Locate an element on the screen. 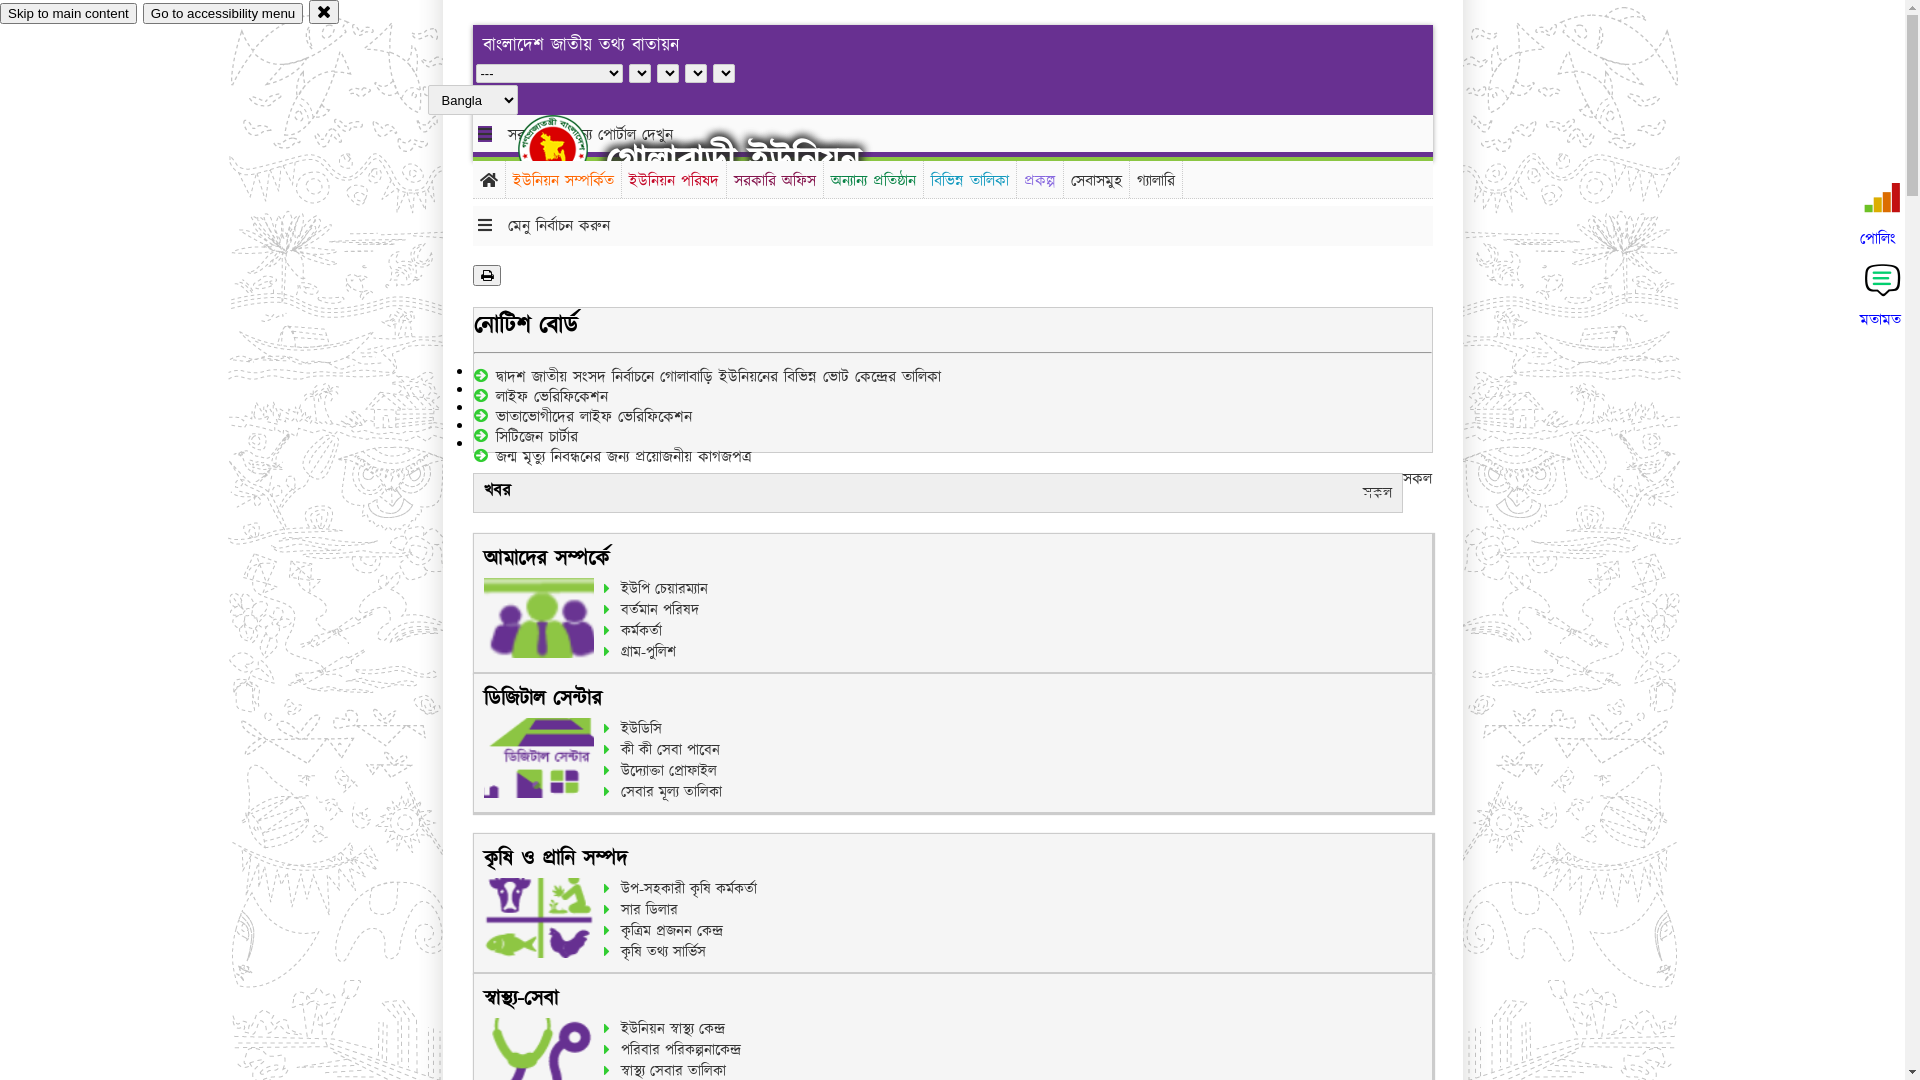 The image size is (1920, 1080). 'close' is located at coordinates (324, 11).